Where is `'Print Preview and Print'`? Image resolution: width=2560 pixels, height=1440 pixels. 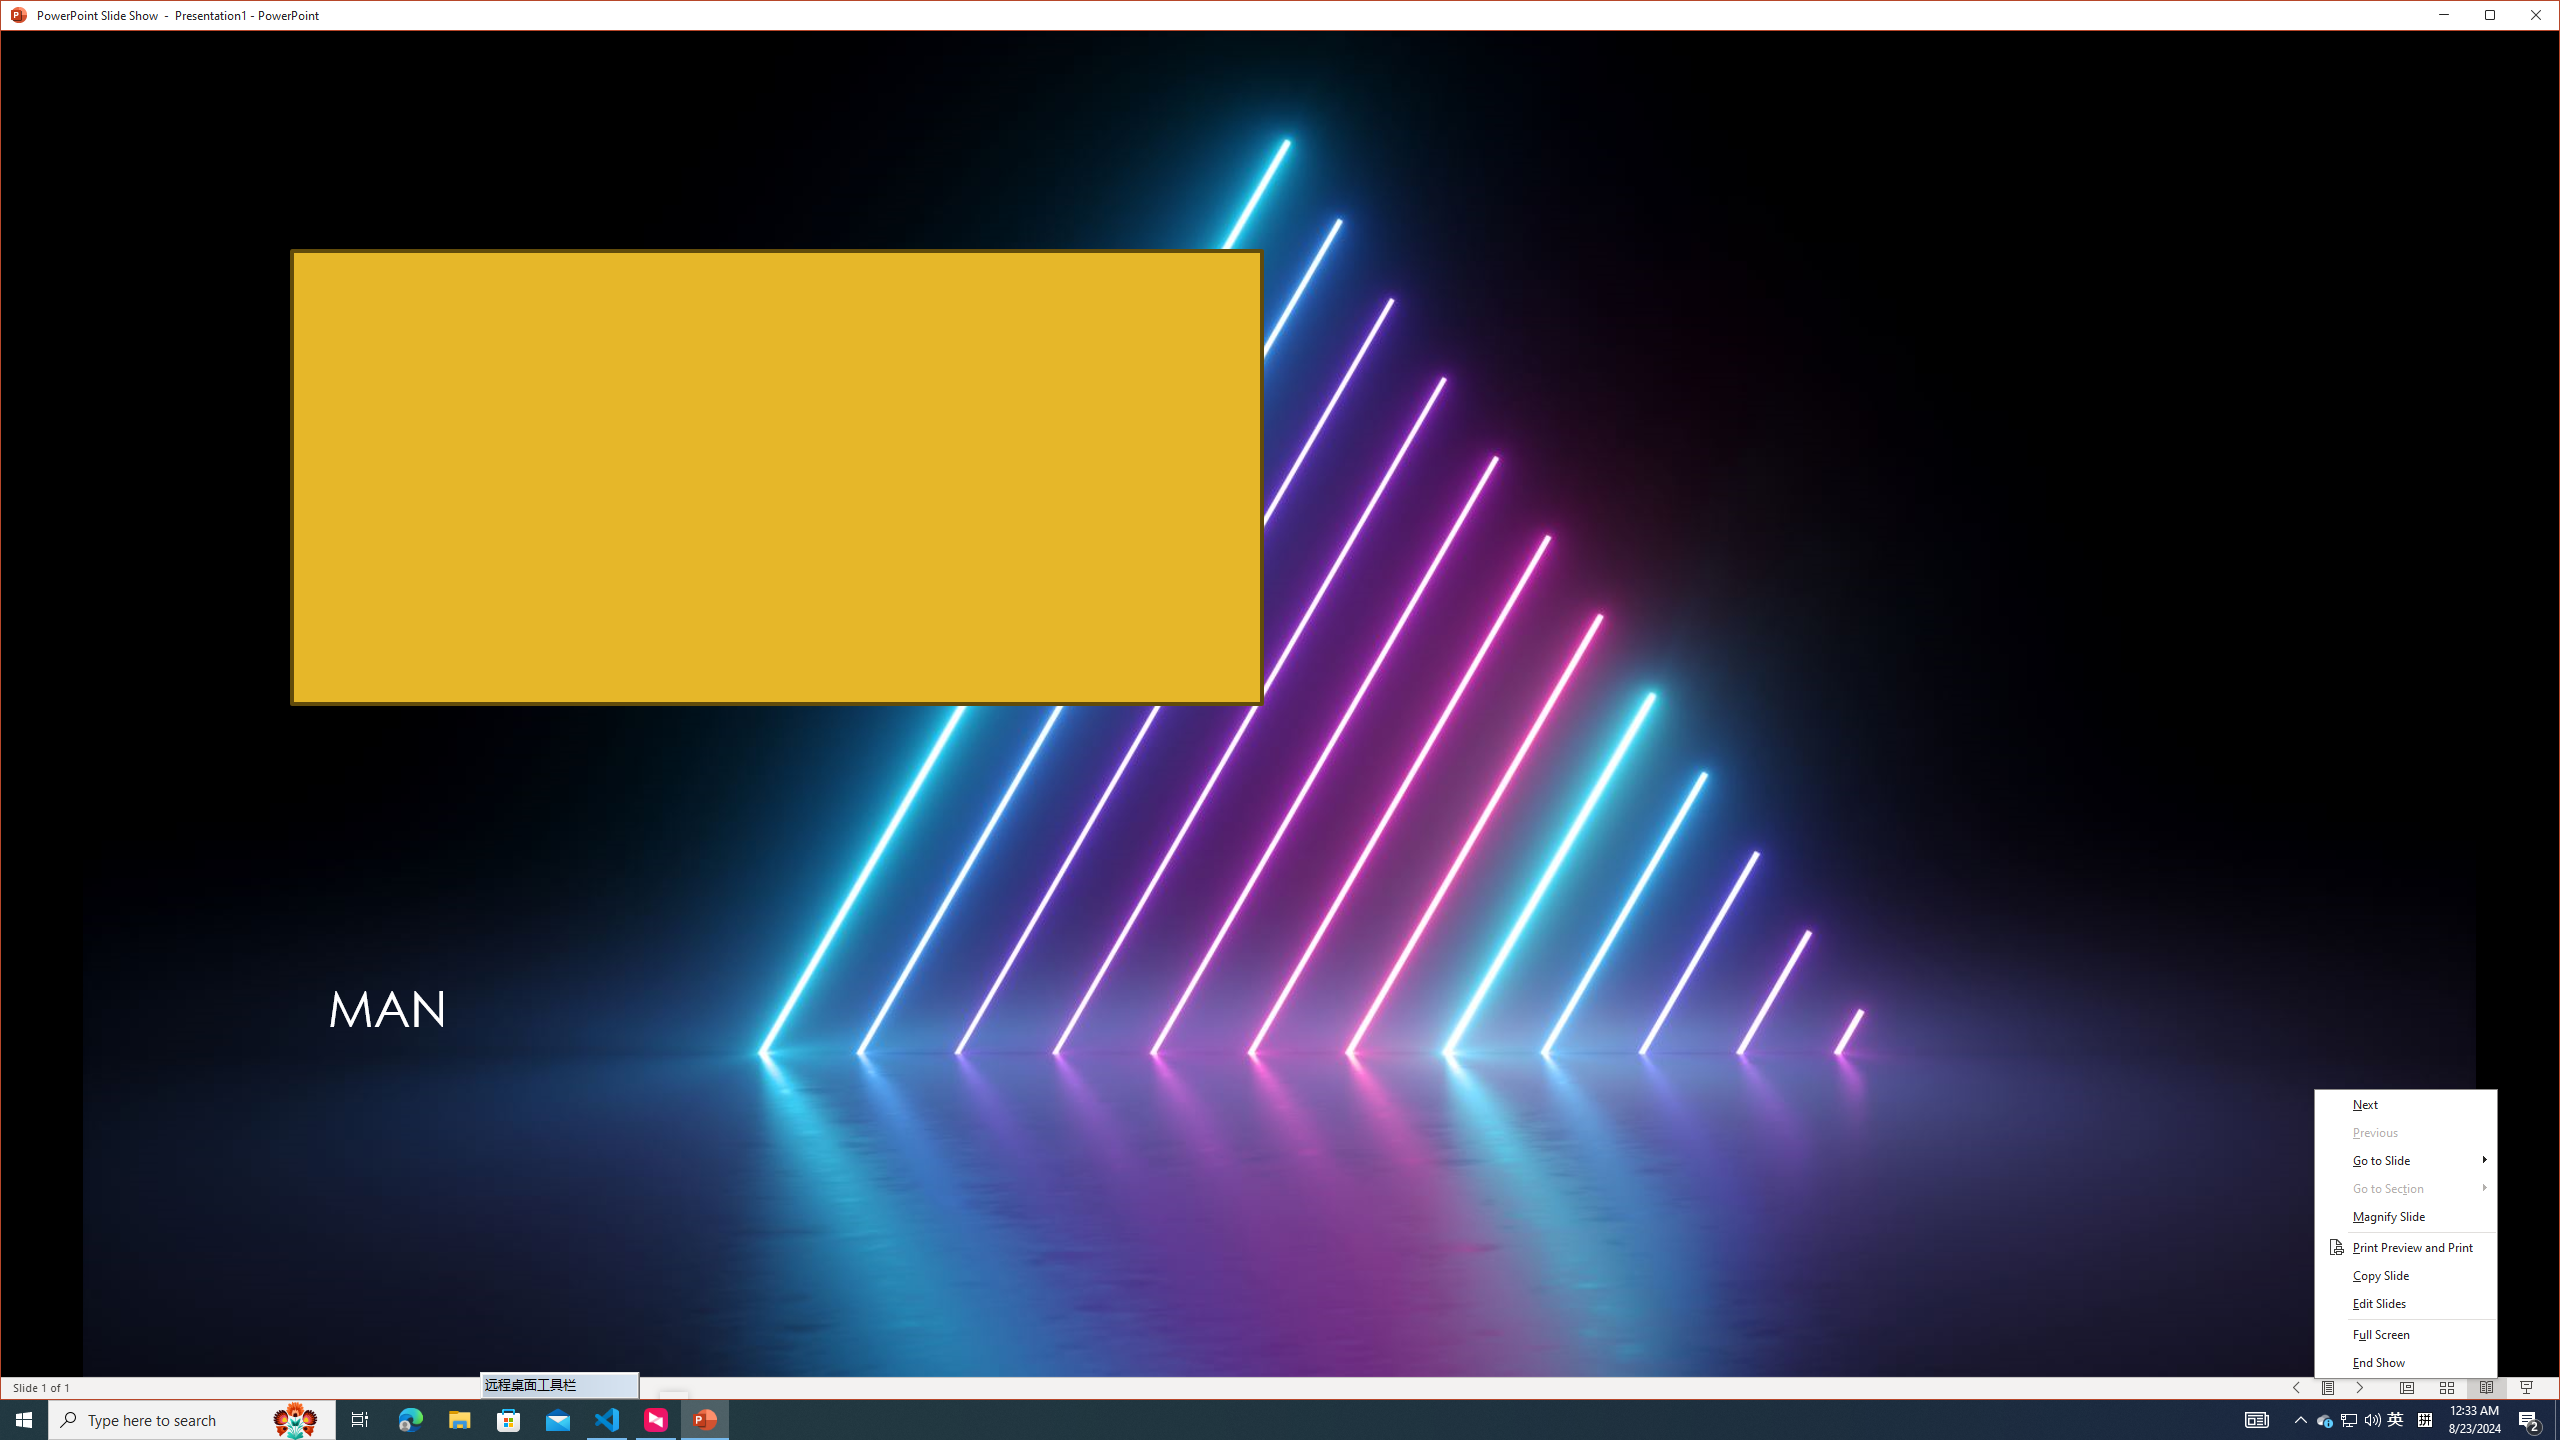 'Print Preview and Print' is located at coordinates (2405, 1246).